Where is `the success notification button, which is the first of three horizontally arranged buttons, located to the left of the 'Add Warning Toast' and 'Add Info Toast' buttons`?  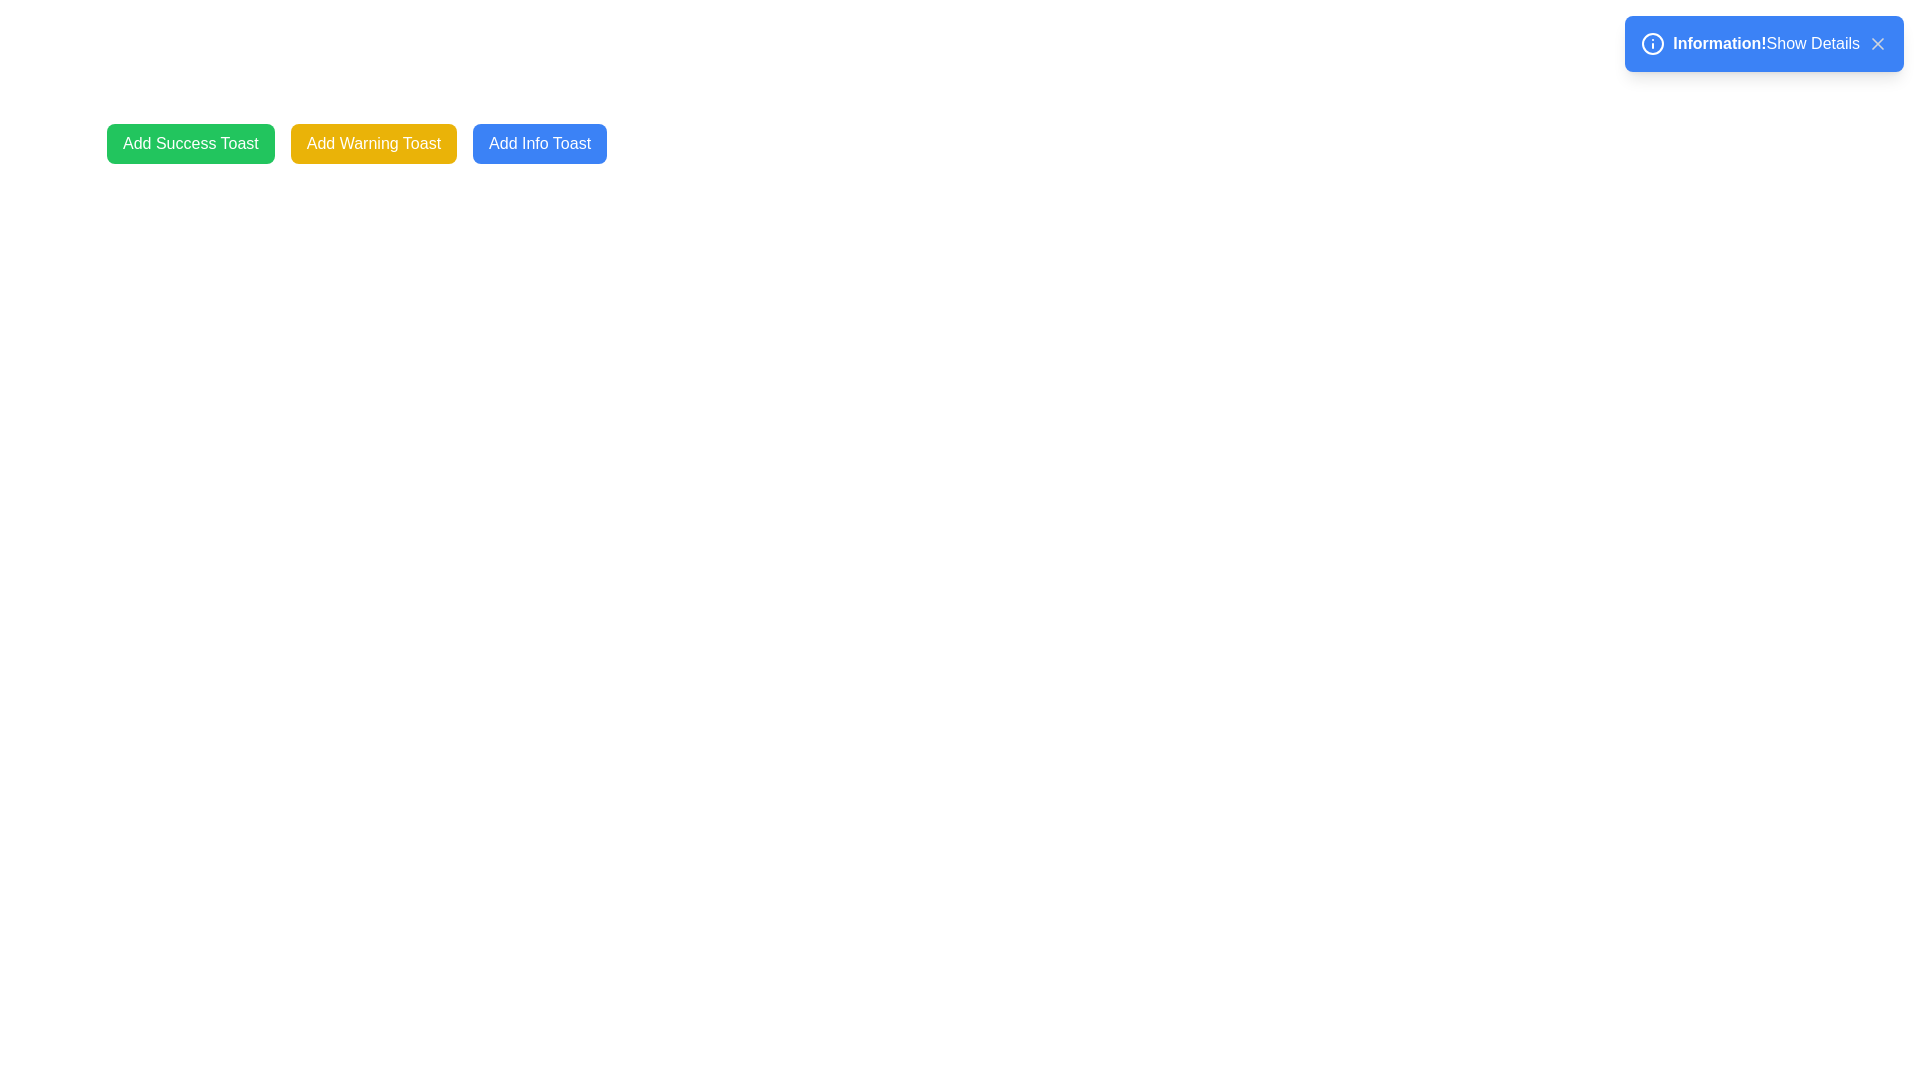
the success notification button, which is the first of three horizontally arranged buttons, located to the left of the 'Add Warning Toast' and 'Add Info Toast' buttons is located at coordinates (190, 142).